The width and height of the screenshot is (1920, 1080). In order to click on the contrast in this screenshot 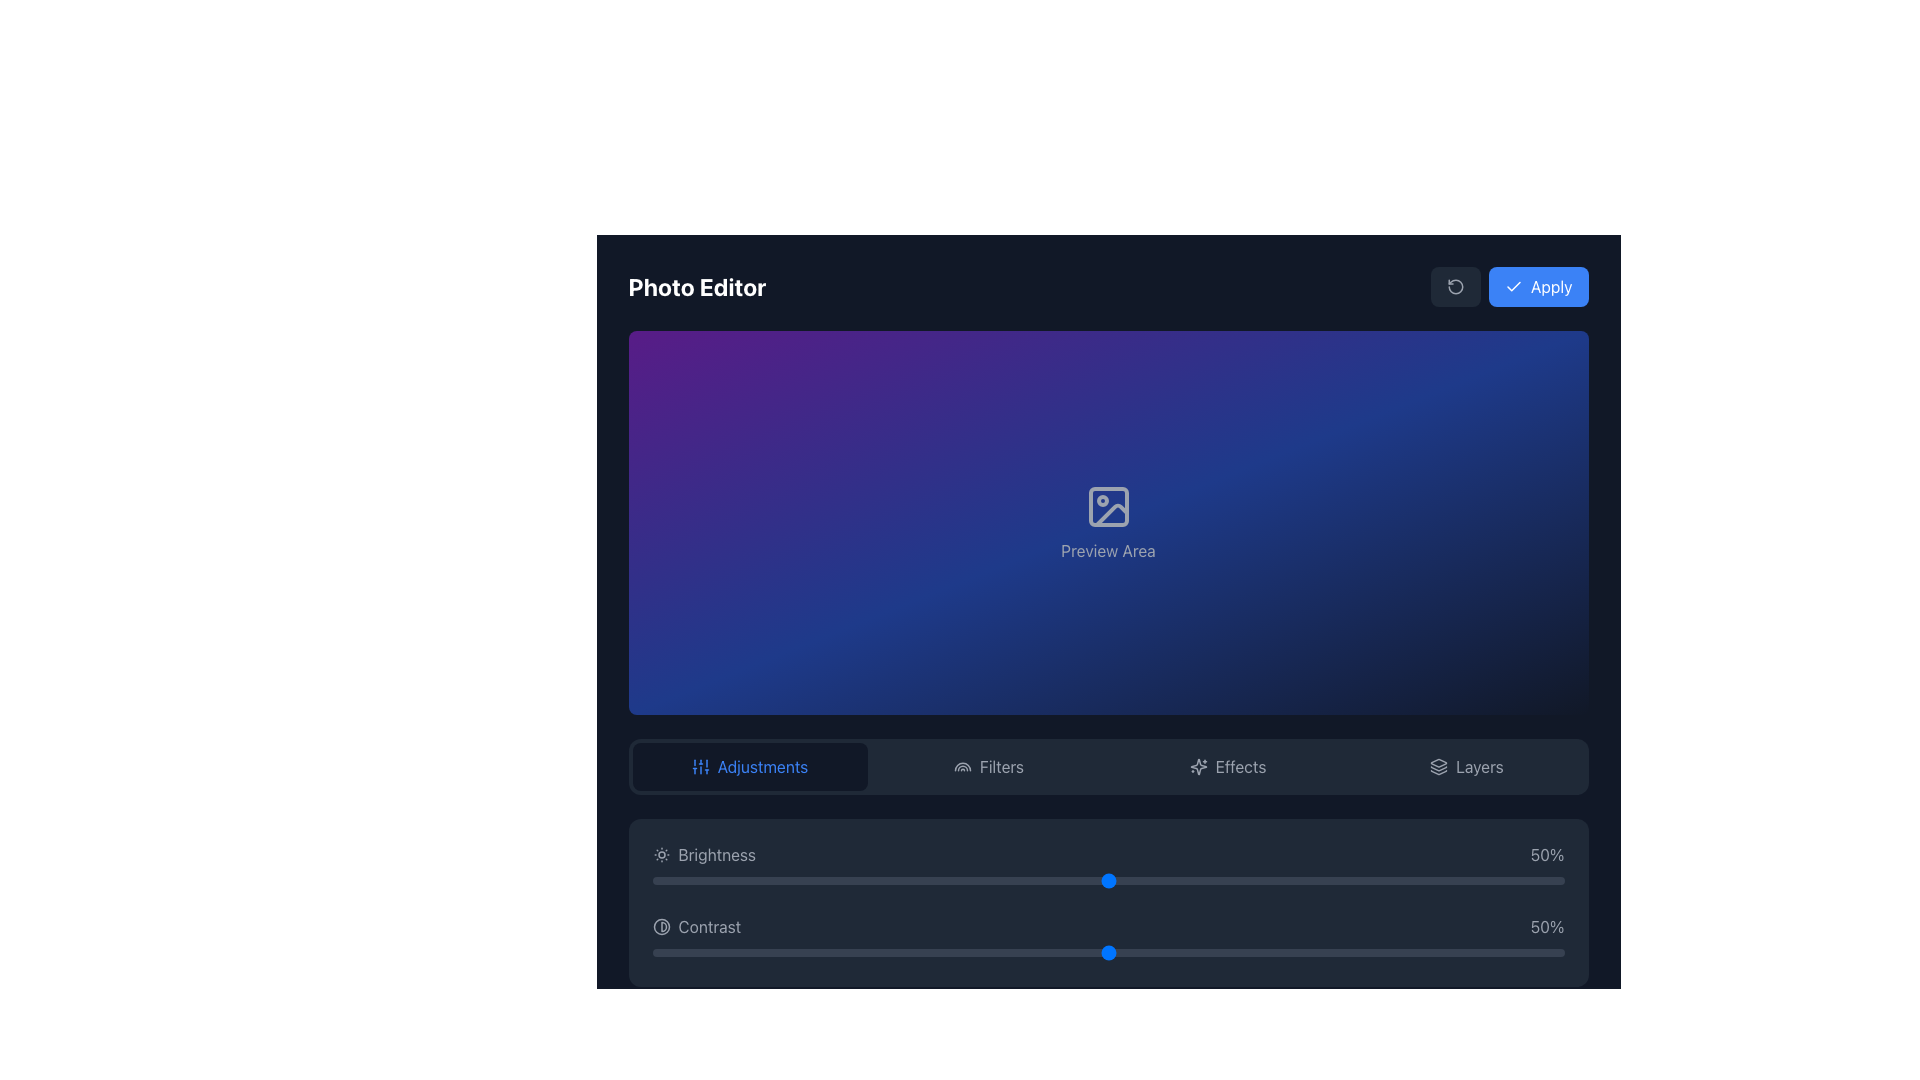, I will do `click(853, 951)`.